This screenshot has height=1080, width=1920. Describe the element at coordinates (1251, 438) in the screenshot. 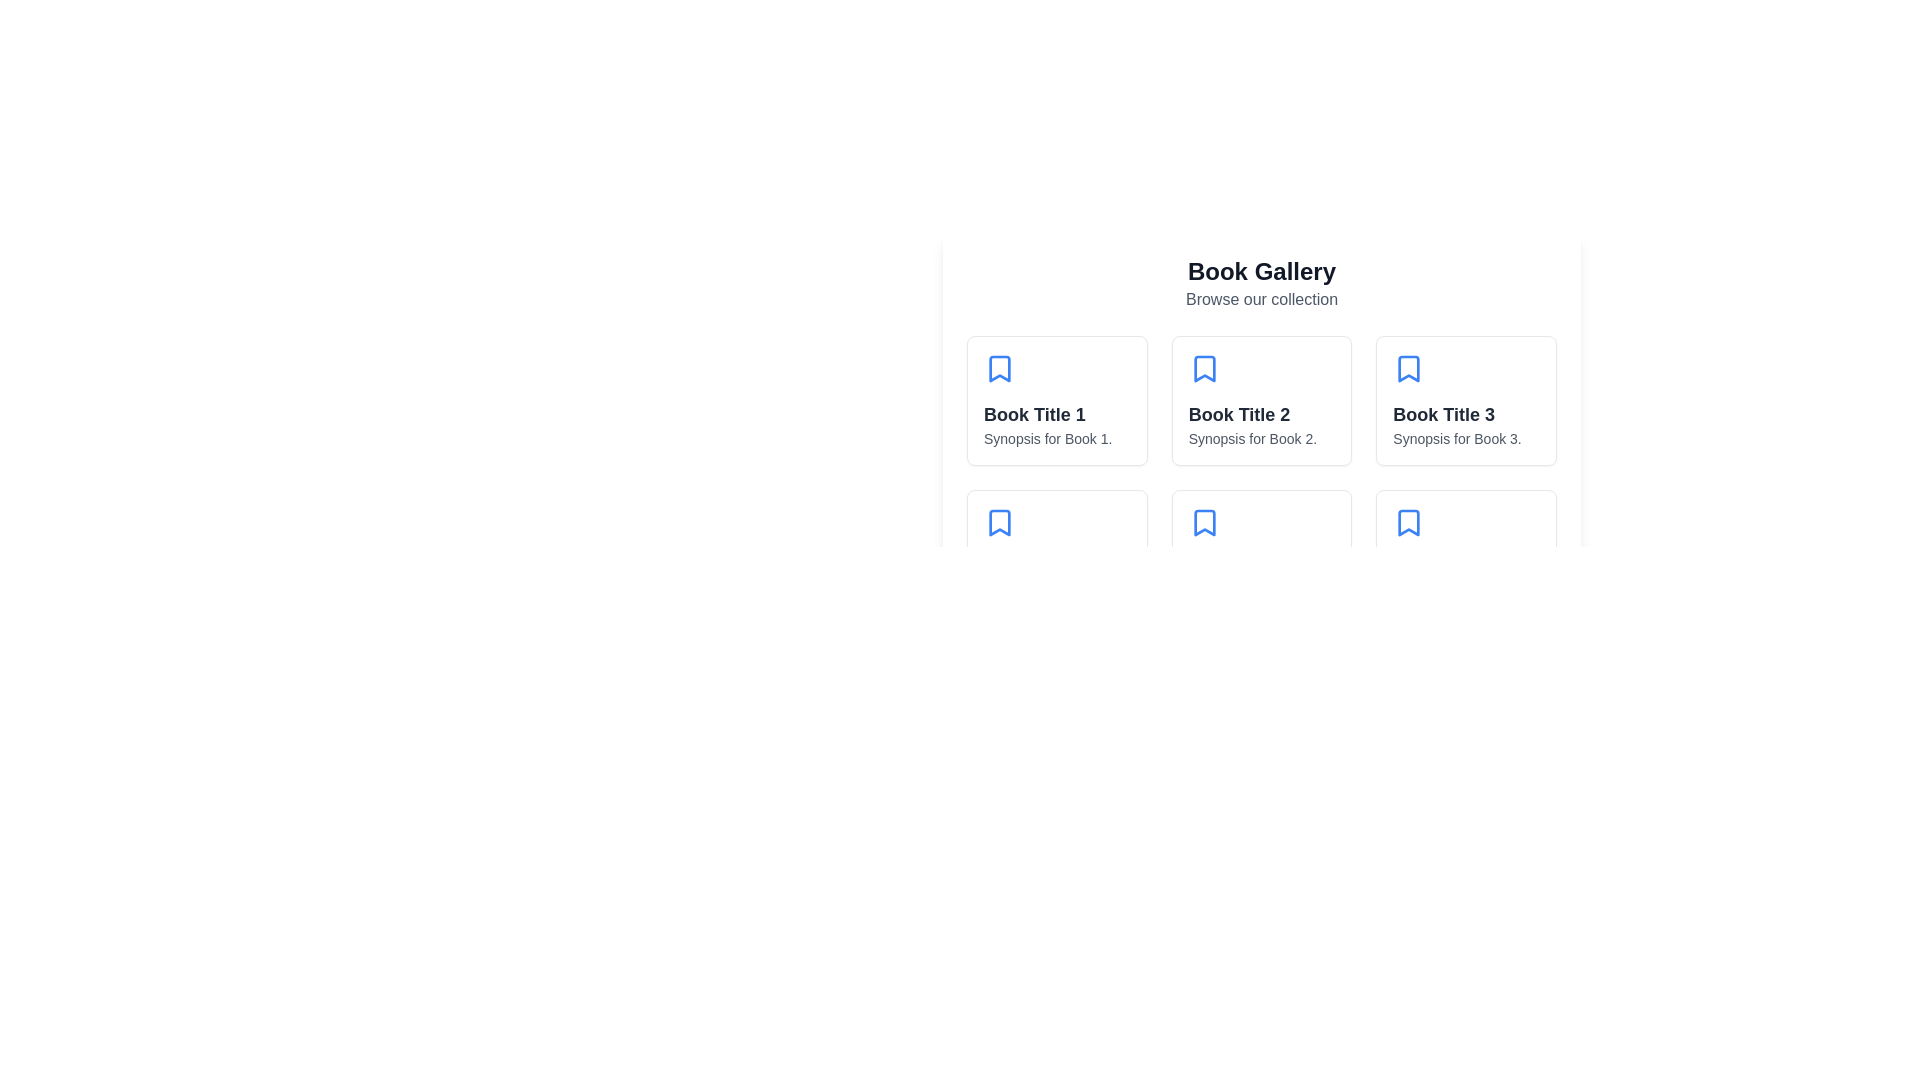

I see `the text label element that reads 'Synopsis for Book 2', which is located under the title 'Book Title 2' in the second column of the first row of the book cards` at that location.